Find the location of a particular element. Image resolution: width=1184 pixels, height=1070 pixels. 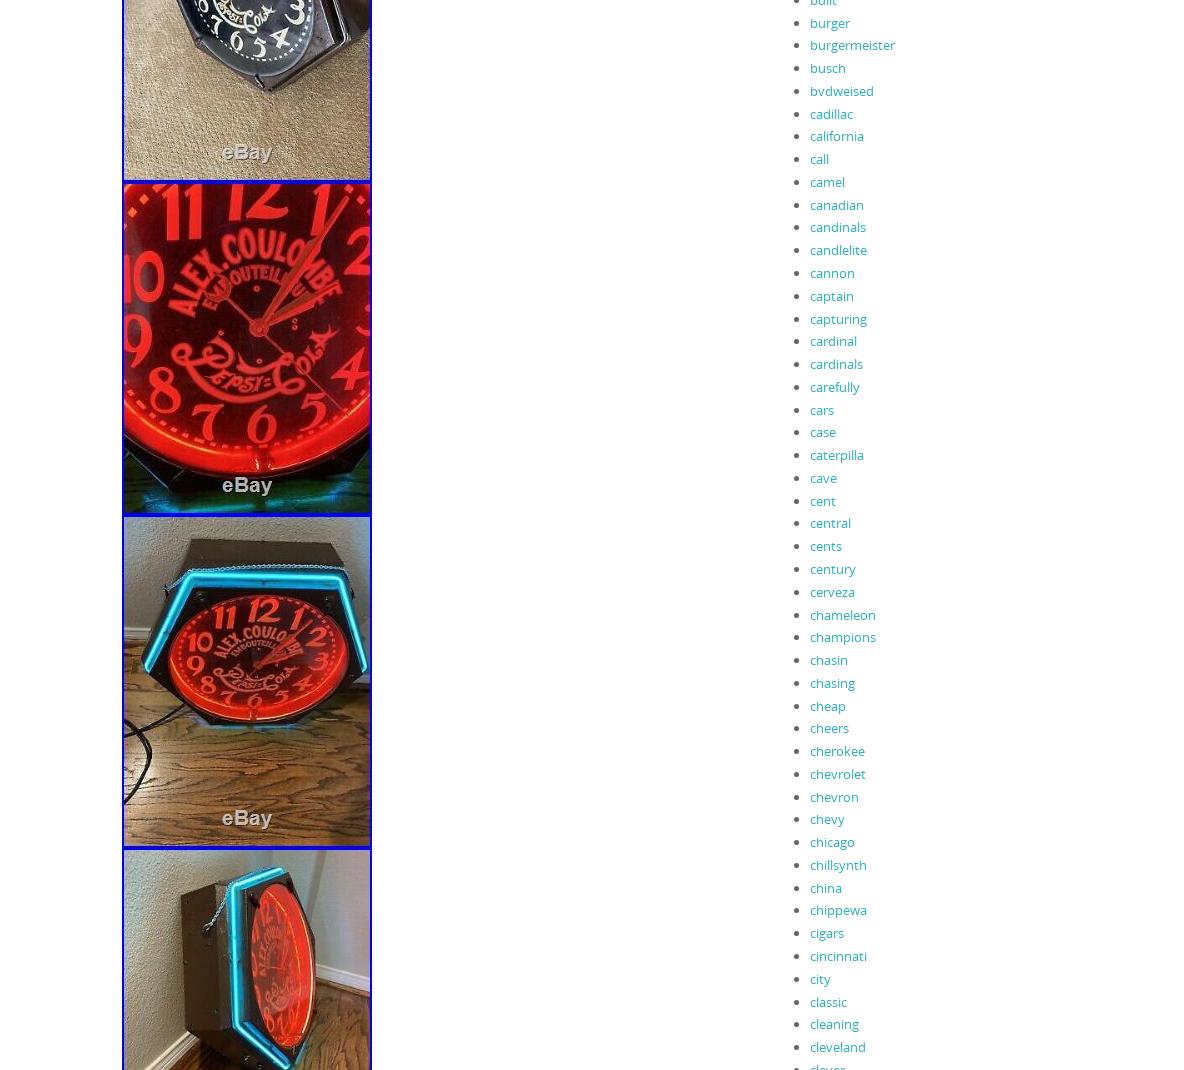

'chameleon' is located at coordinates (841, 612).